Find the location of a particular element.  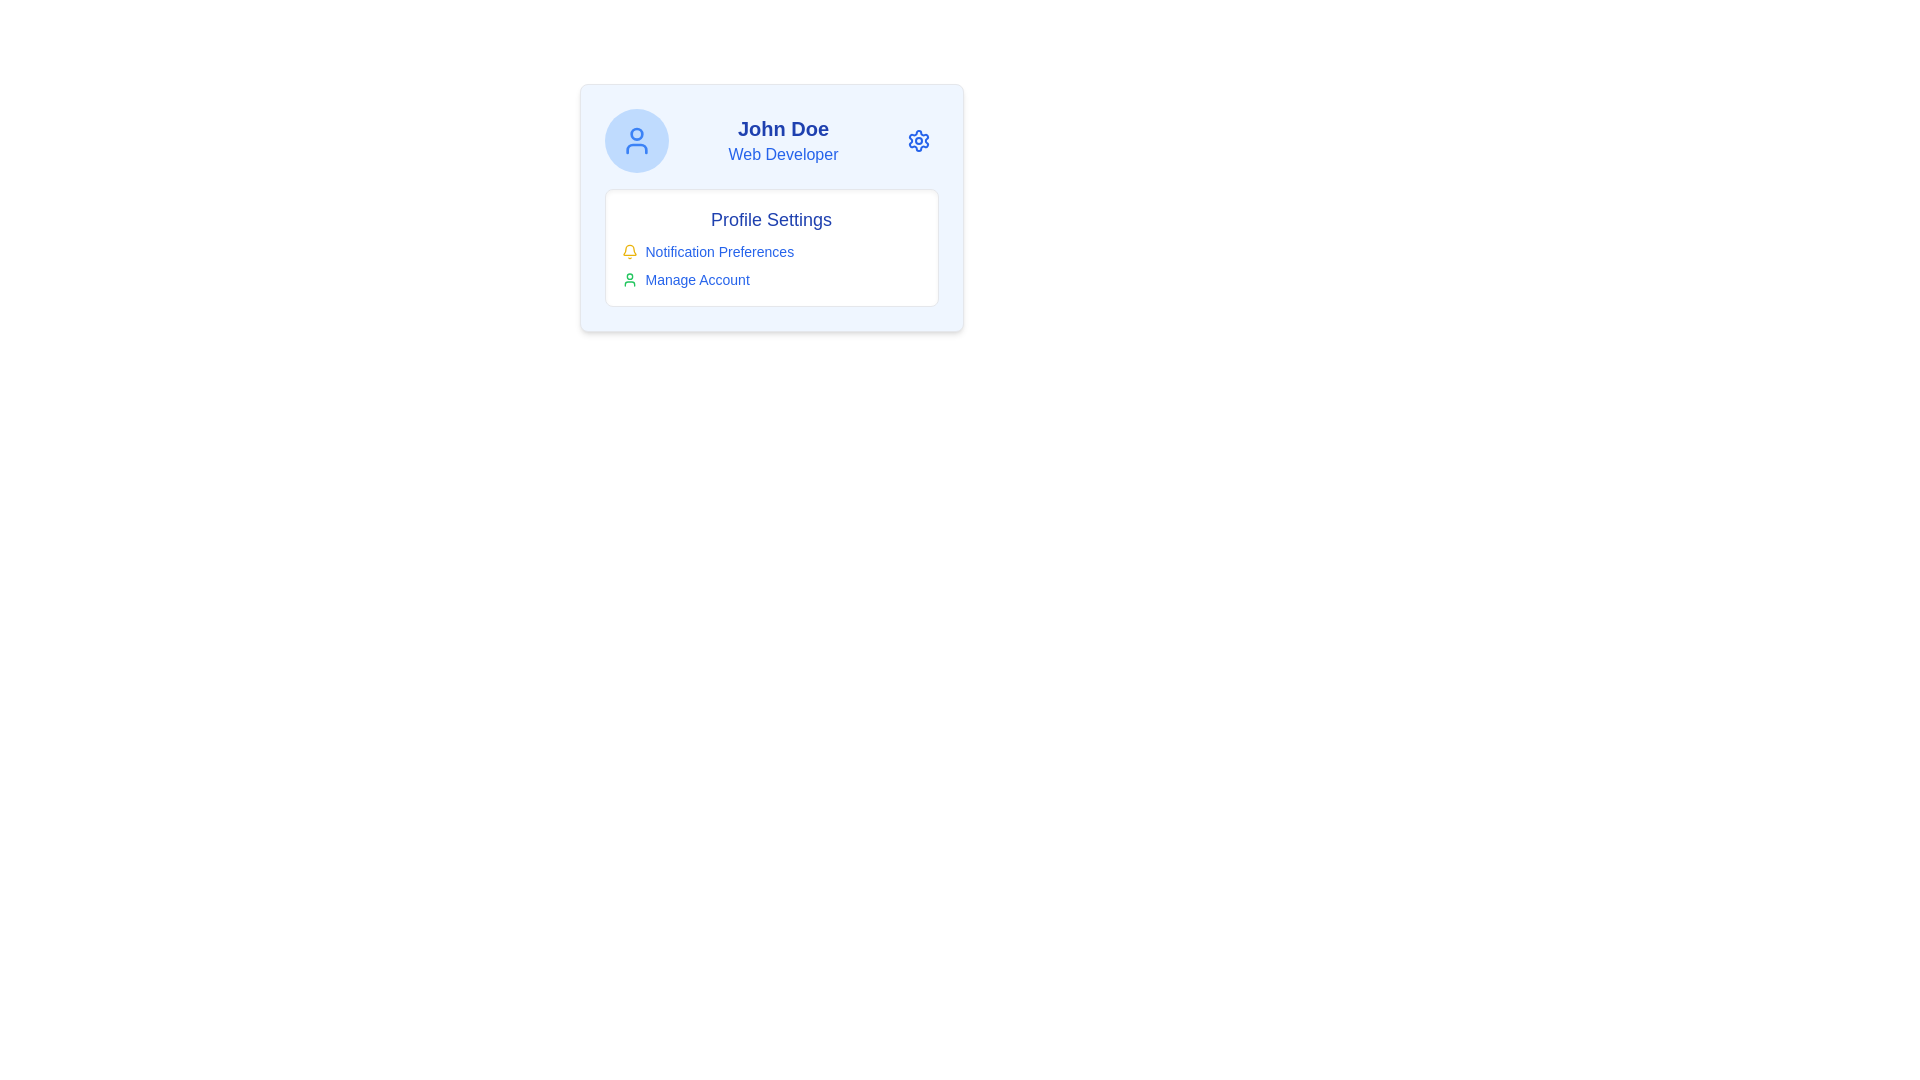

the Profile Header Section is located at coordinates (770, 140).